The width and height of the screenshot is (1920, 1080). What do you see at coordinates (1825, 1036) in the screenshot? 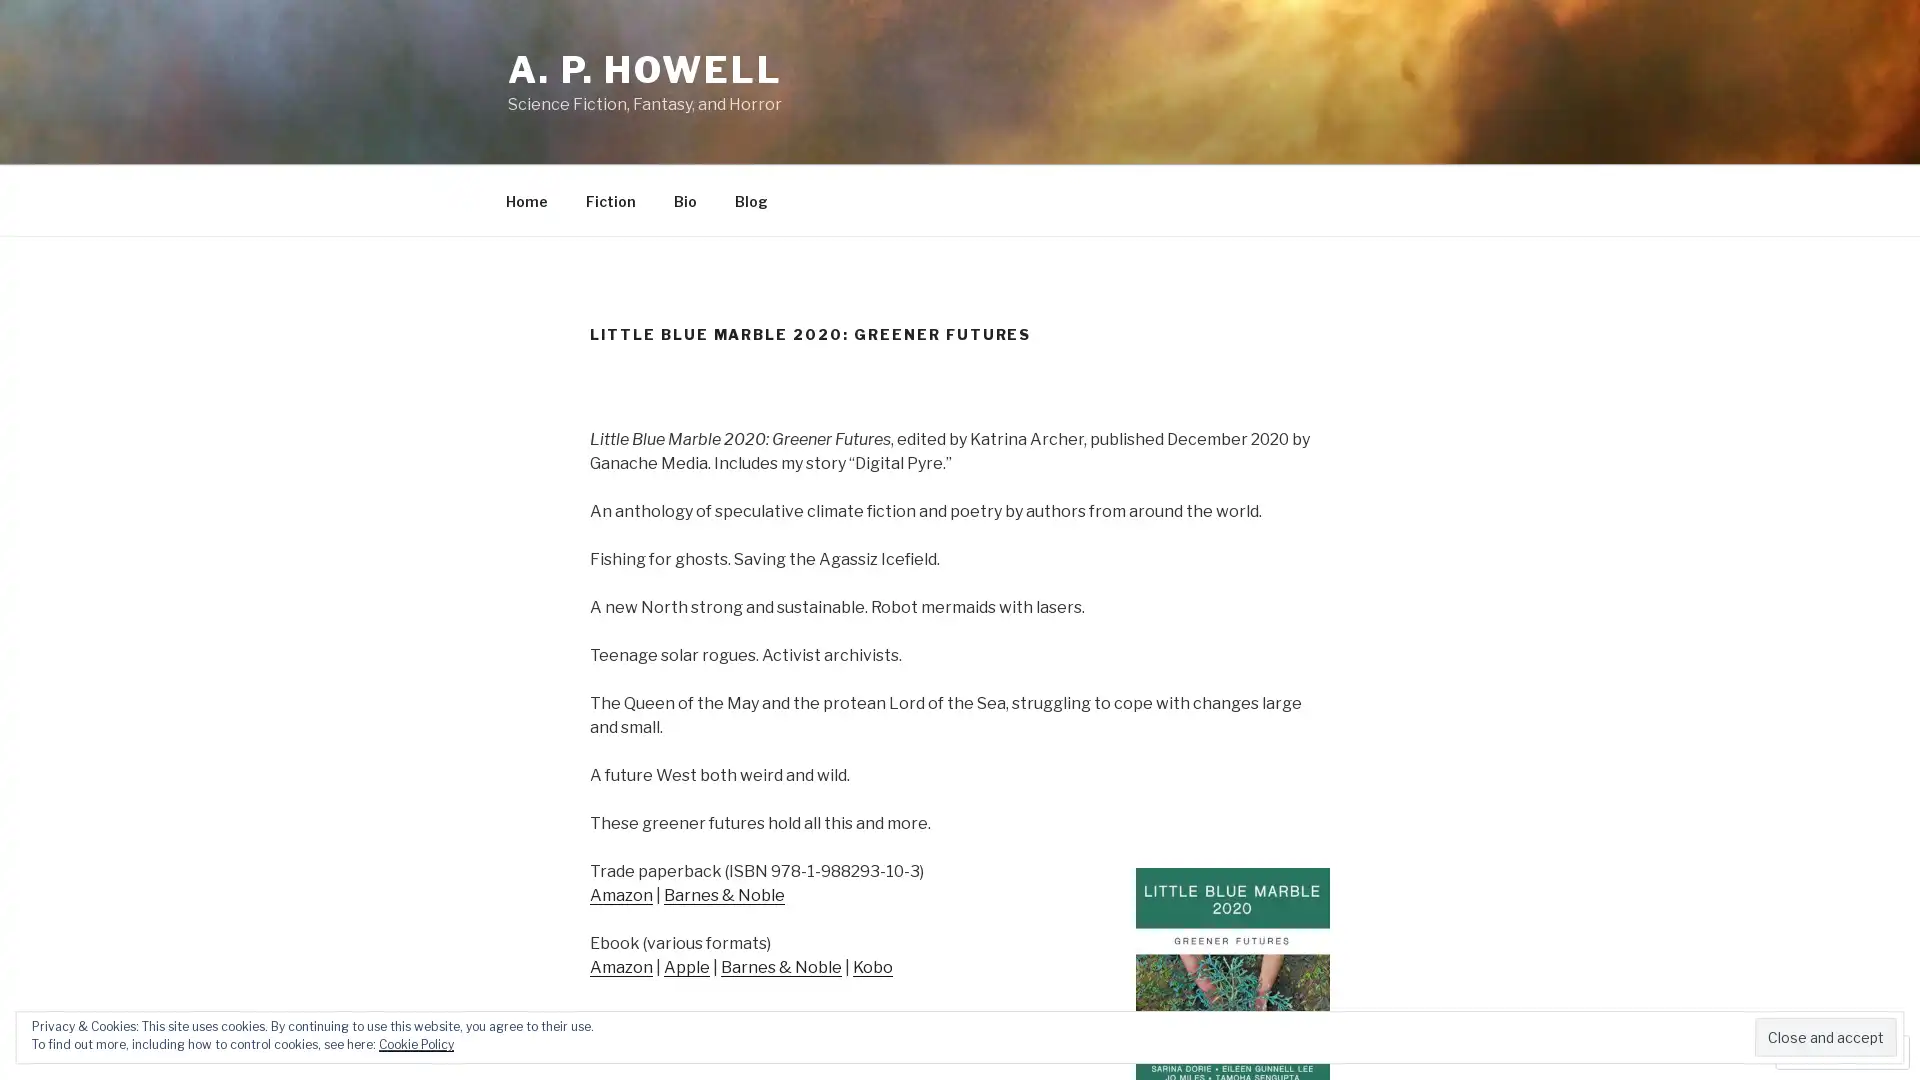
I see `Close and accept` at bounding box center [1825, 1036].